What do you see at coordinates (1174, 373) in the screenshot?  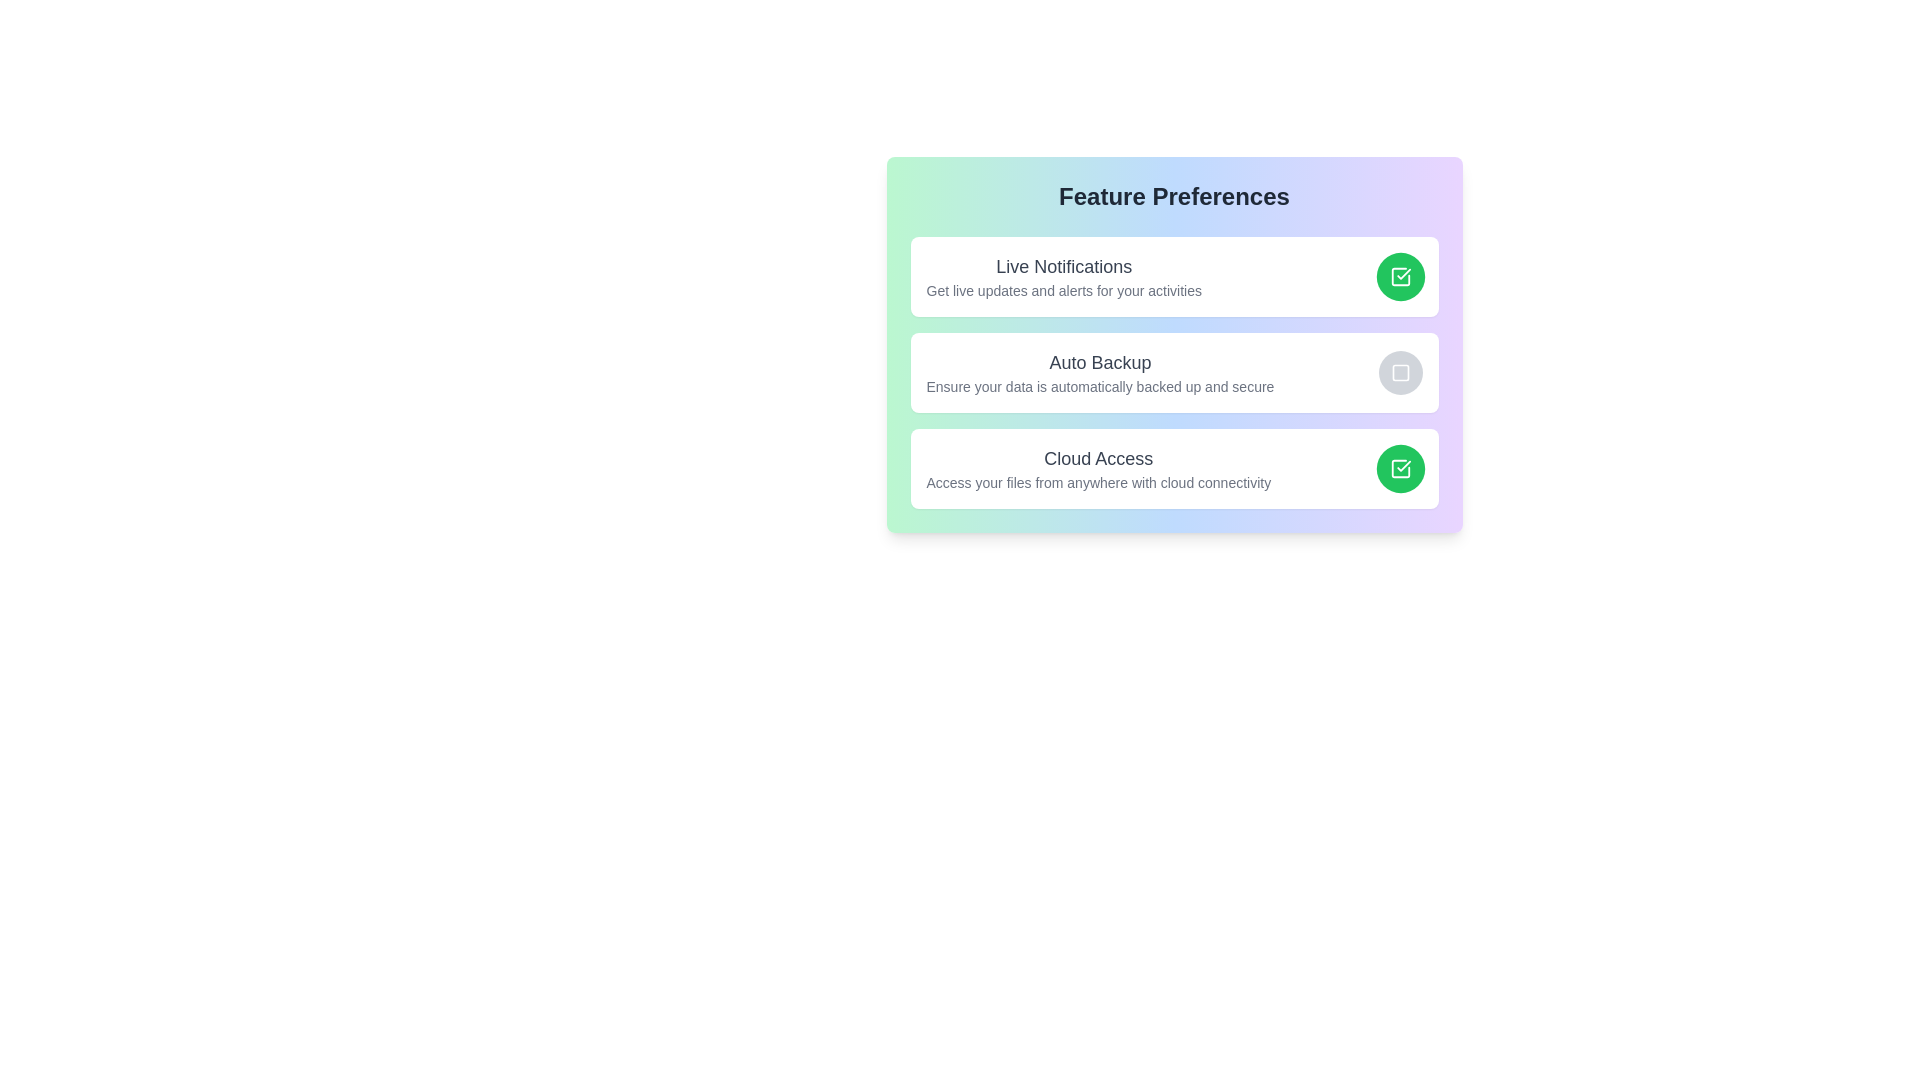 I see `the circular icon next to the 'Auto Backup' title in the list item under 'Feature Preferences'` at bounding box center [1174, 373].